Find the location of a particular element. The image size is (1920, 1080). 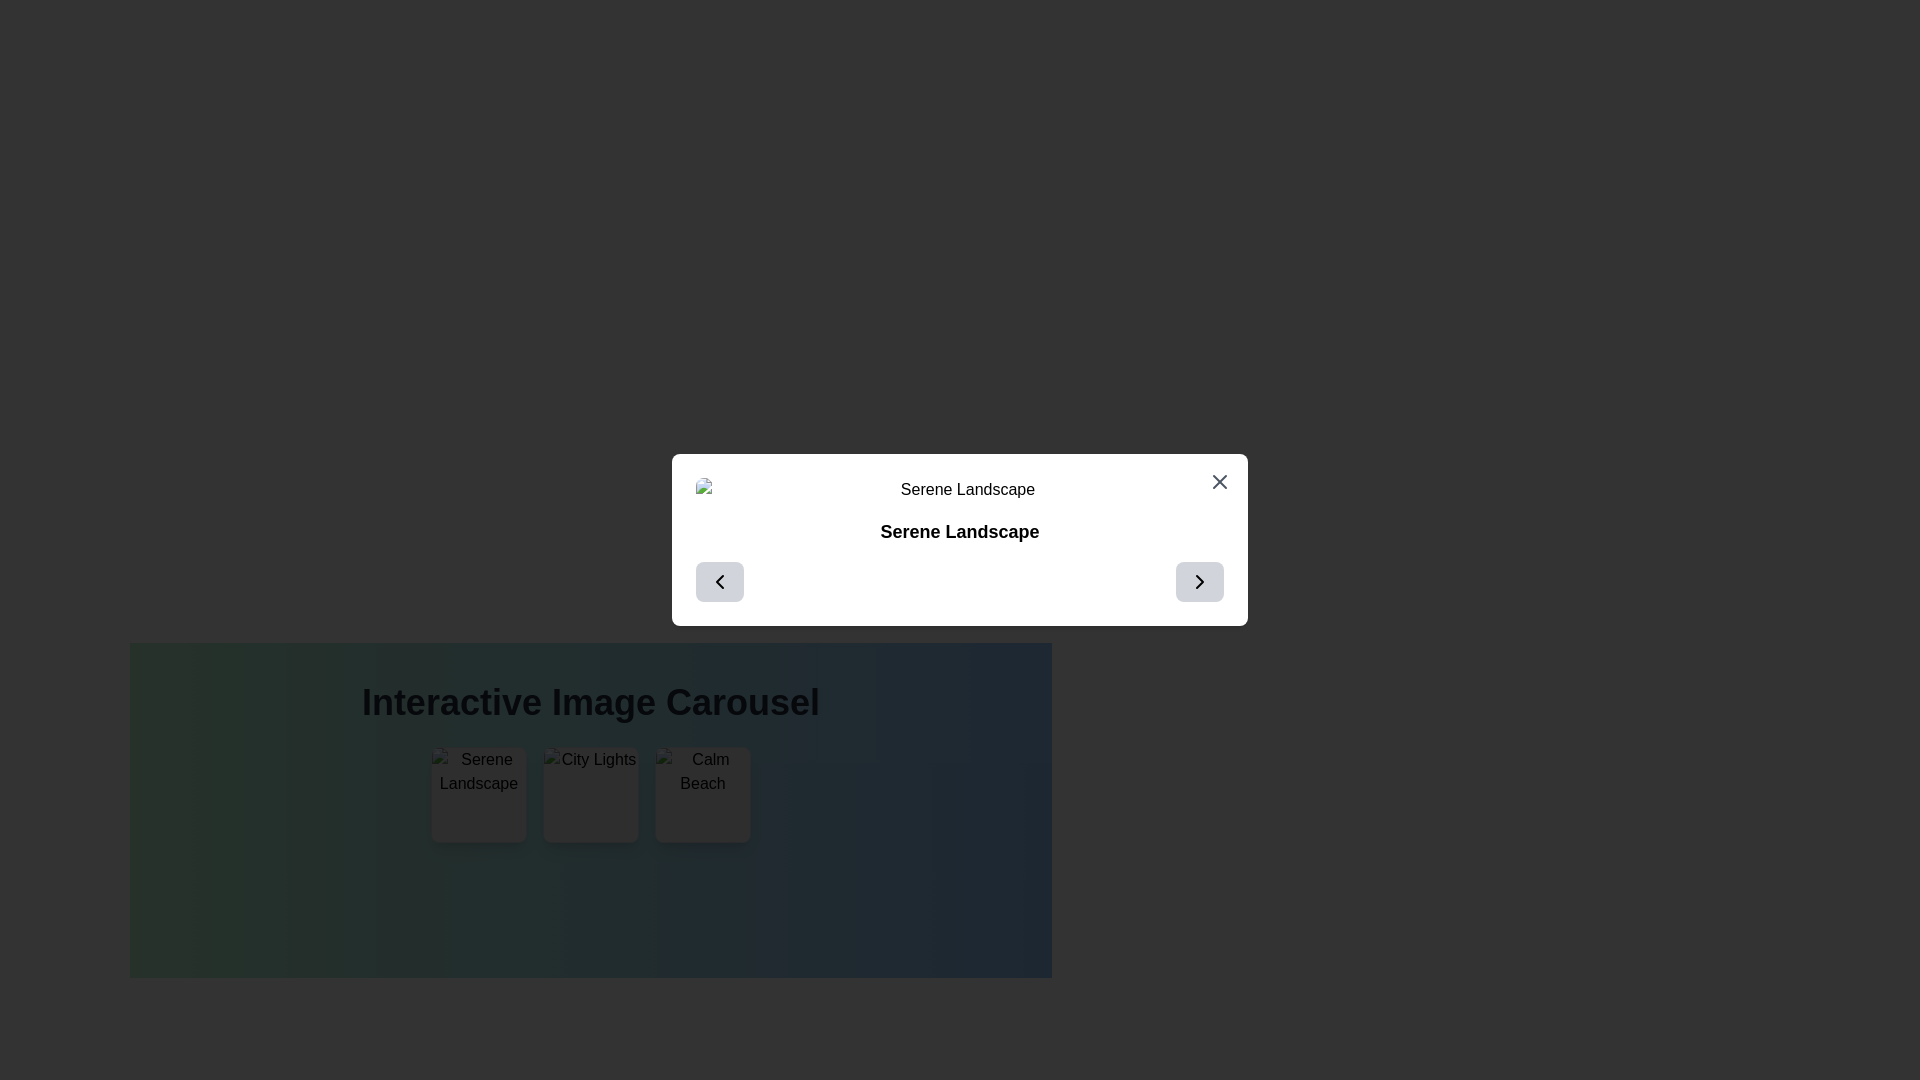

the Text Label that displays a title or description, located below the 'Serene Landscape' image in the modal is located at coordinates (960, 531).